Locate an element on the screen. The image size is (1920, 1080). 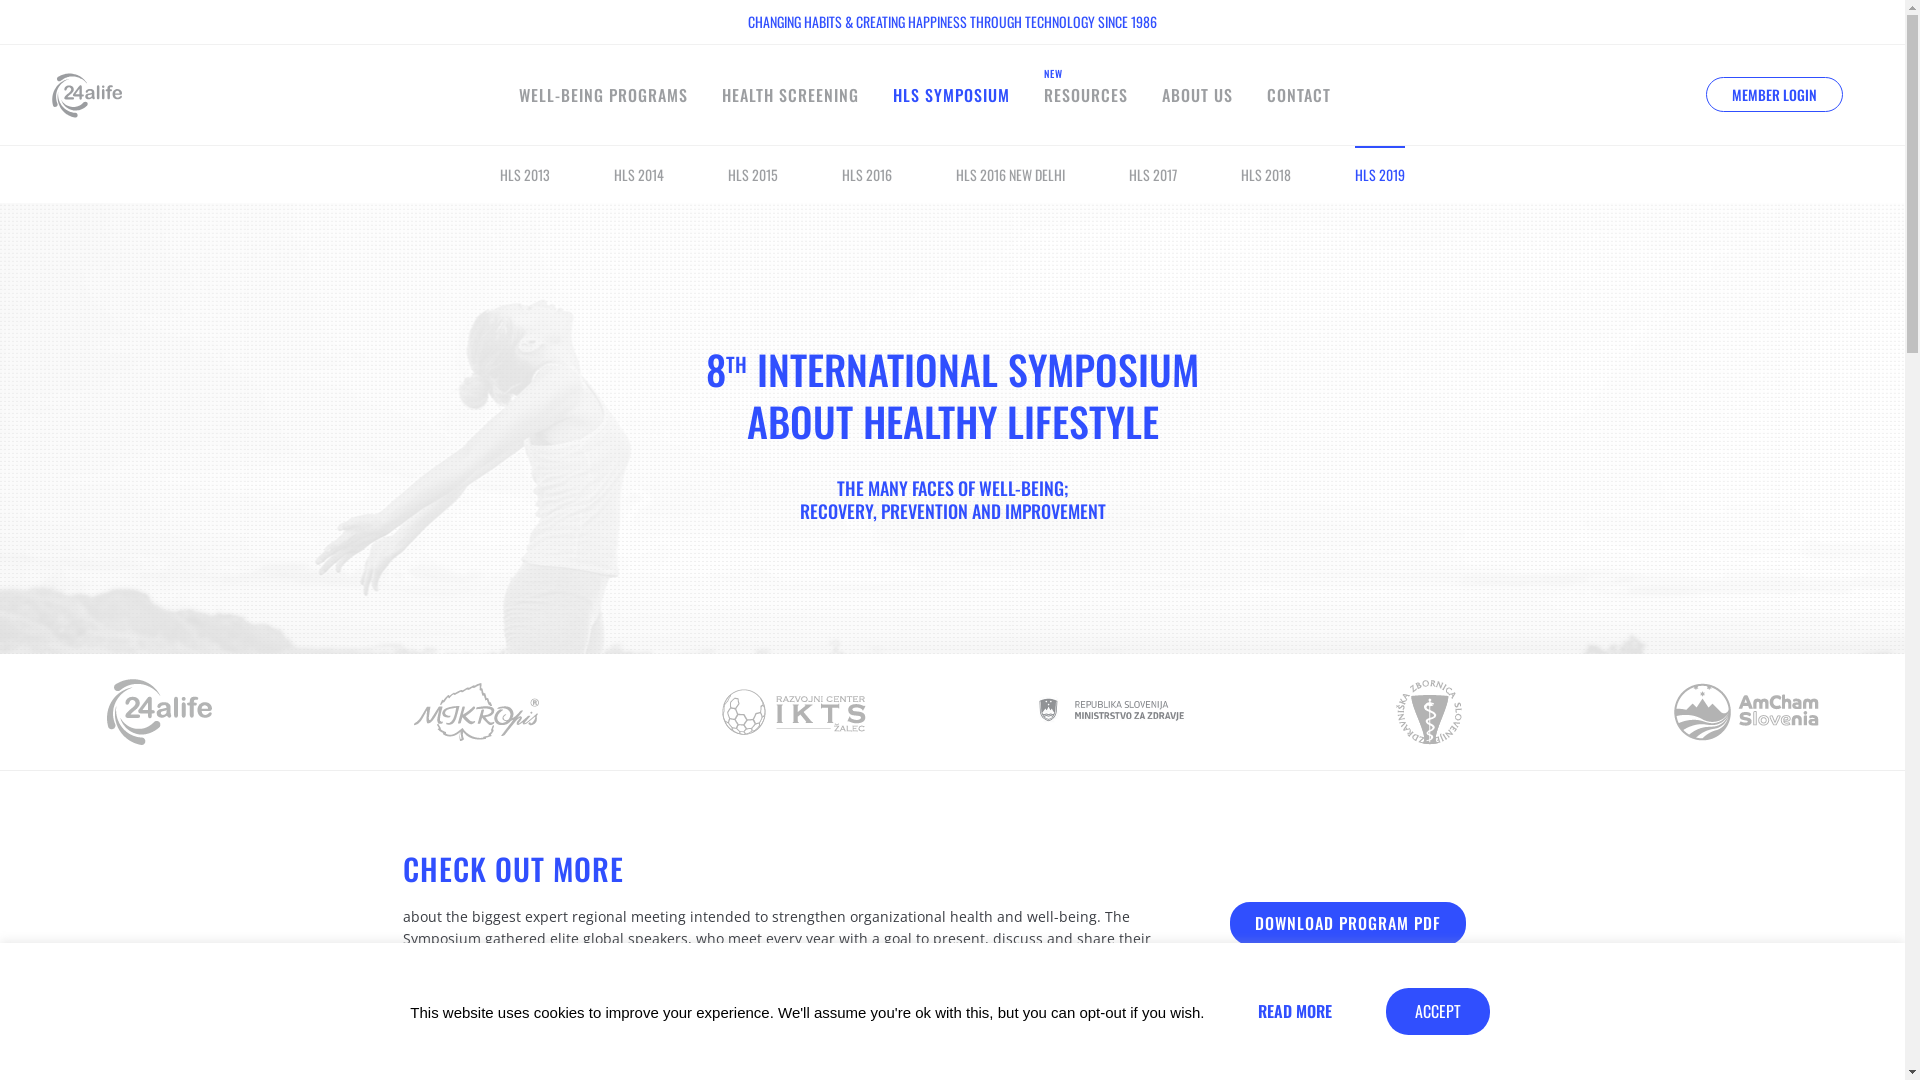
'ACCEPT' is located at coordinates (1437, 1011).